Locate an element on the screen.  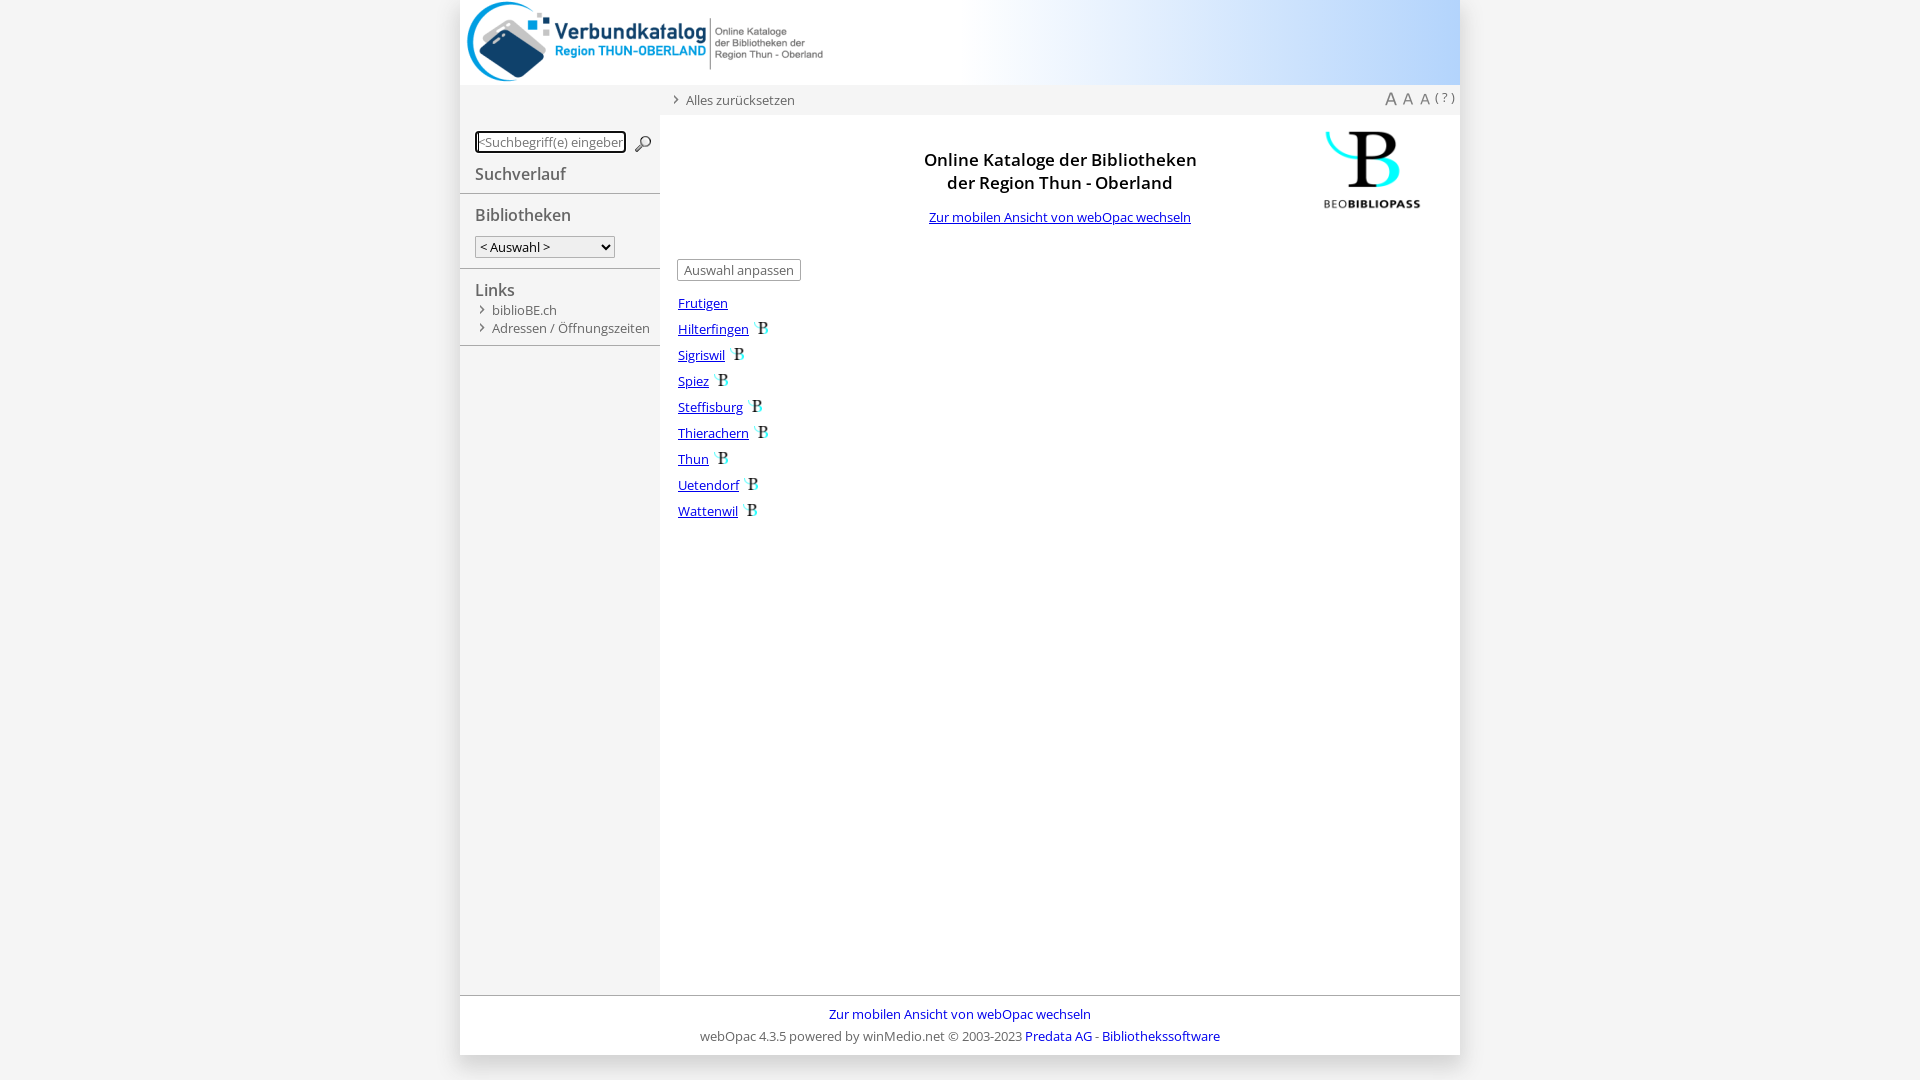
'Go!' is located at coordinates (643, 142).